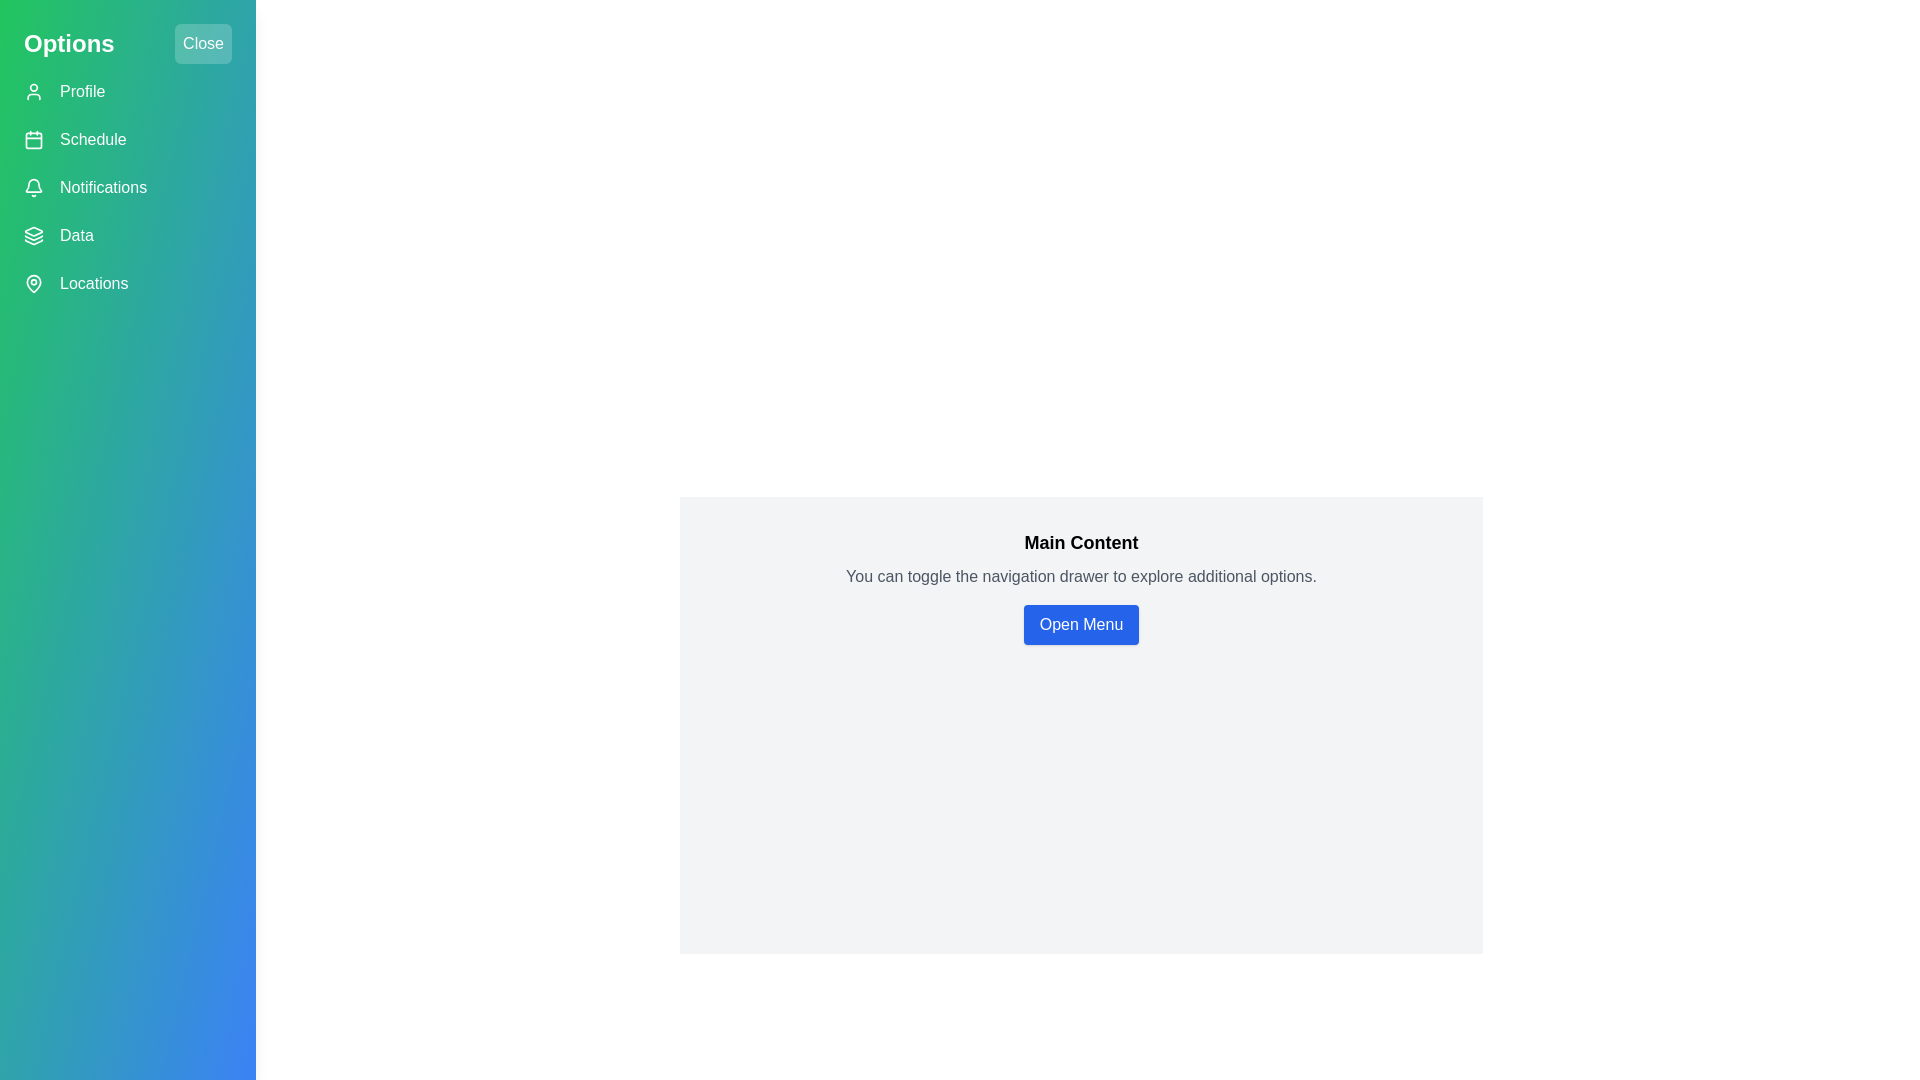 This screenshot has height=1080, width=1920. Describe the element at coordinates (127, 92) in the screenshot. I see `the Profile button in the navigation menu` at that location.